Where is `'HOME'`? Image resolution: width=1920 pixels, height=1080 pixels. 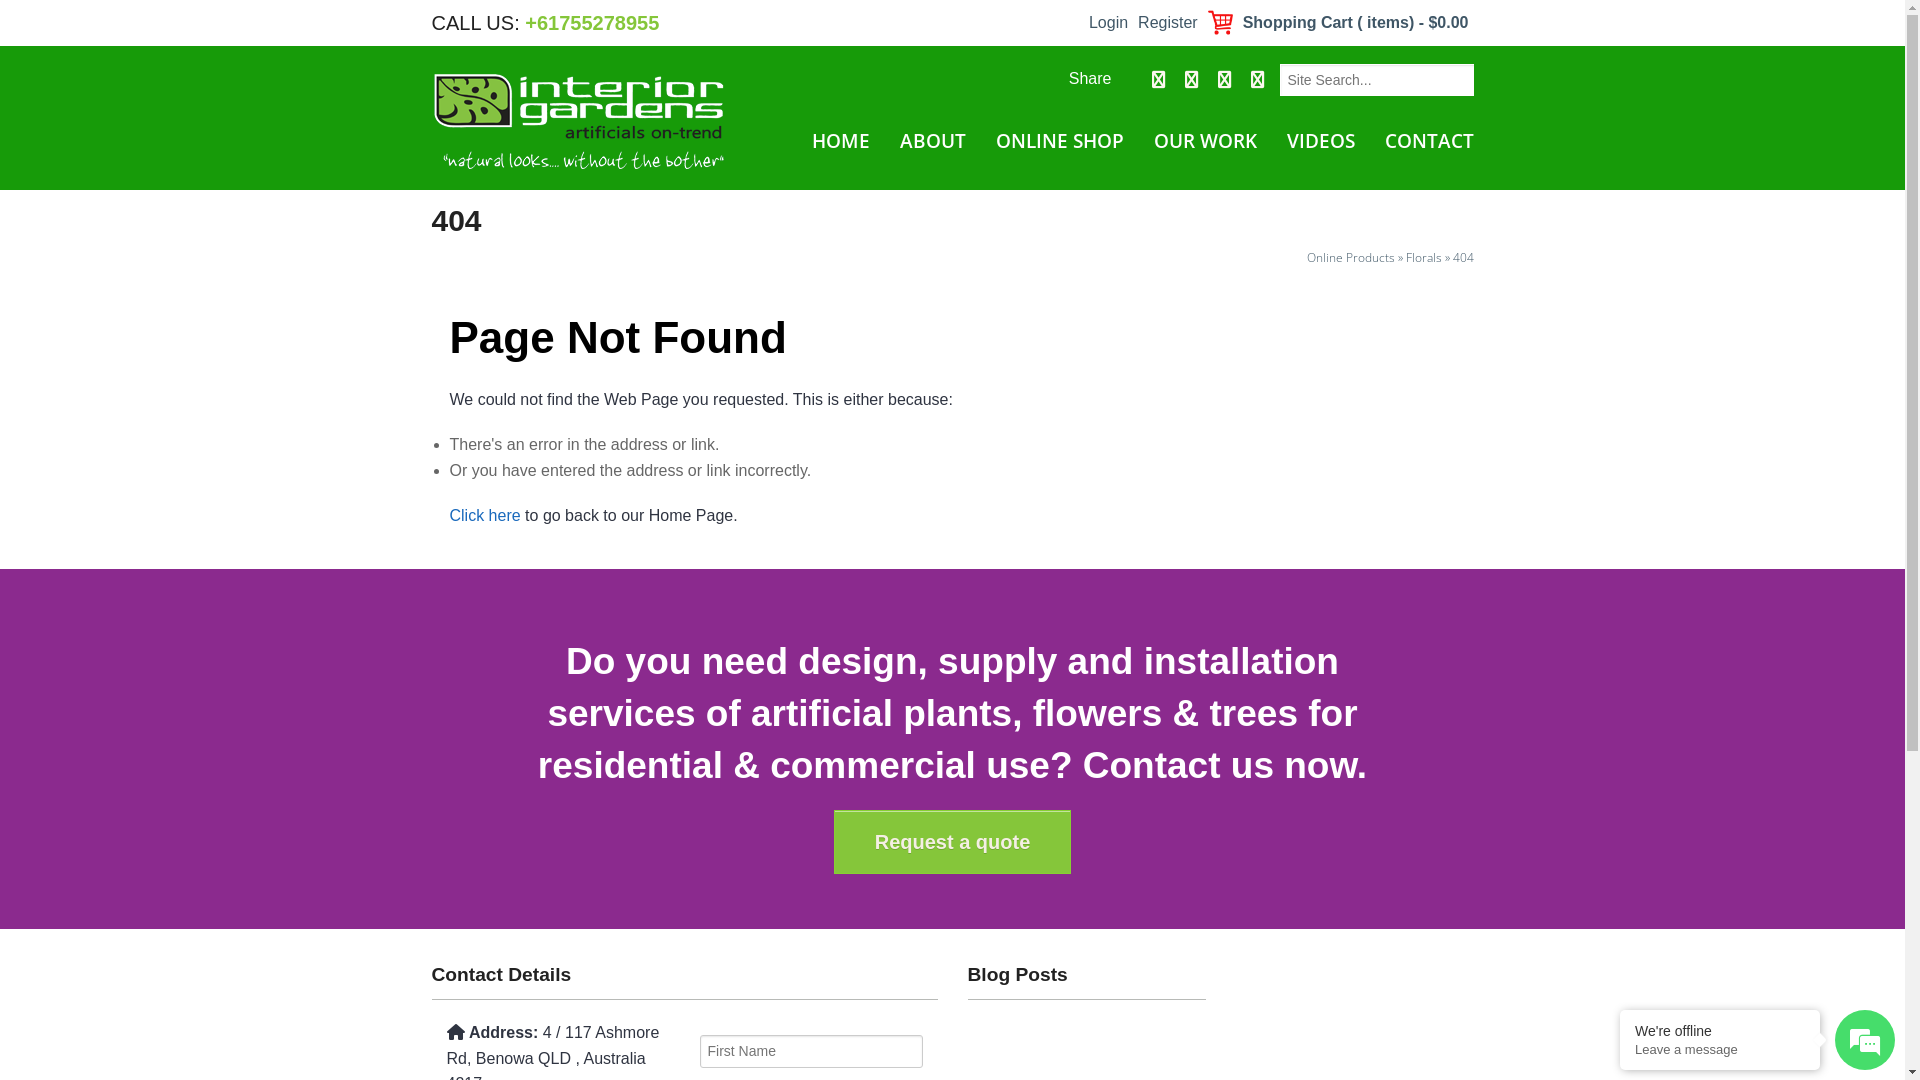
'HOME' is located at coordinates (840, 140).